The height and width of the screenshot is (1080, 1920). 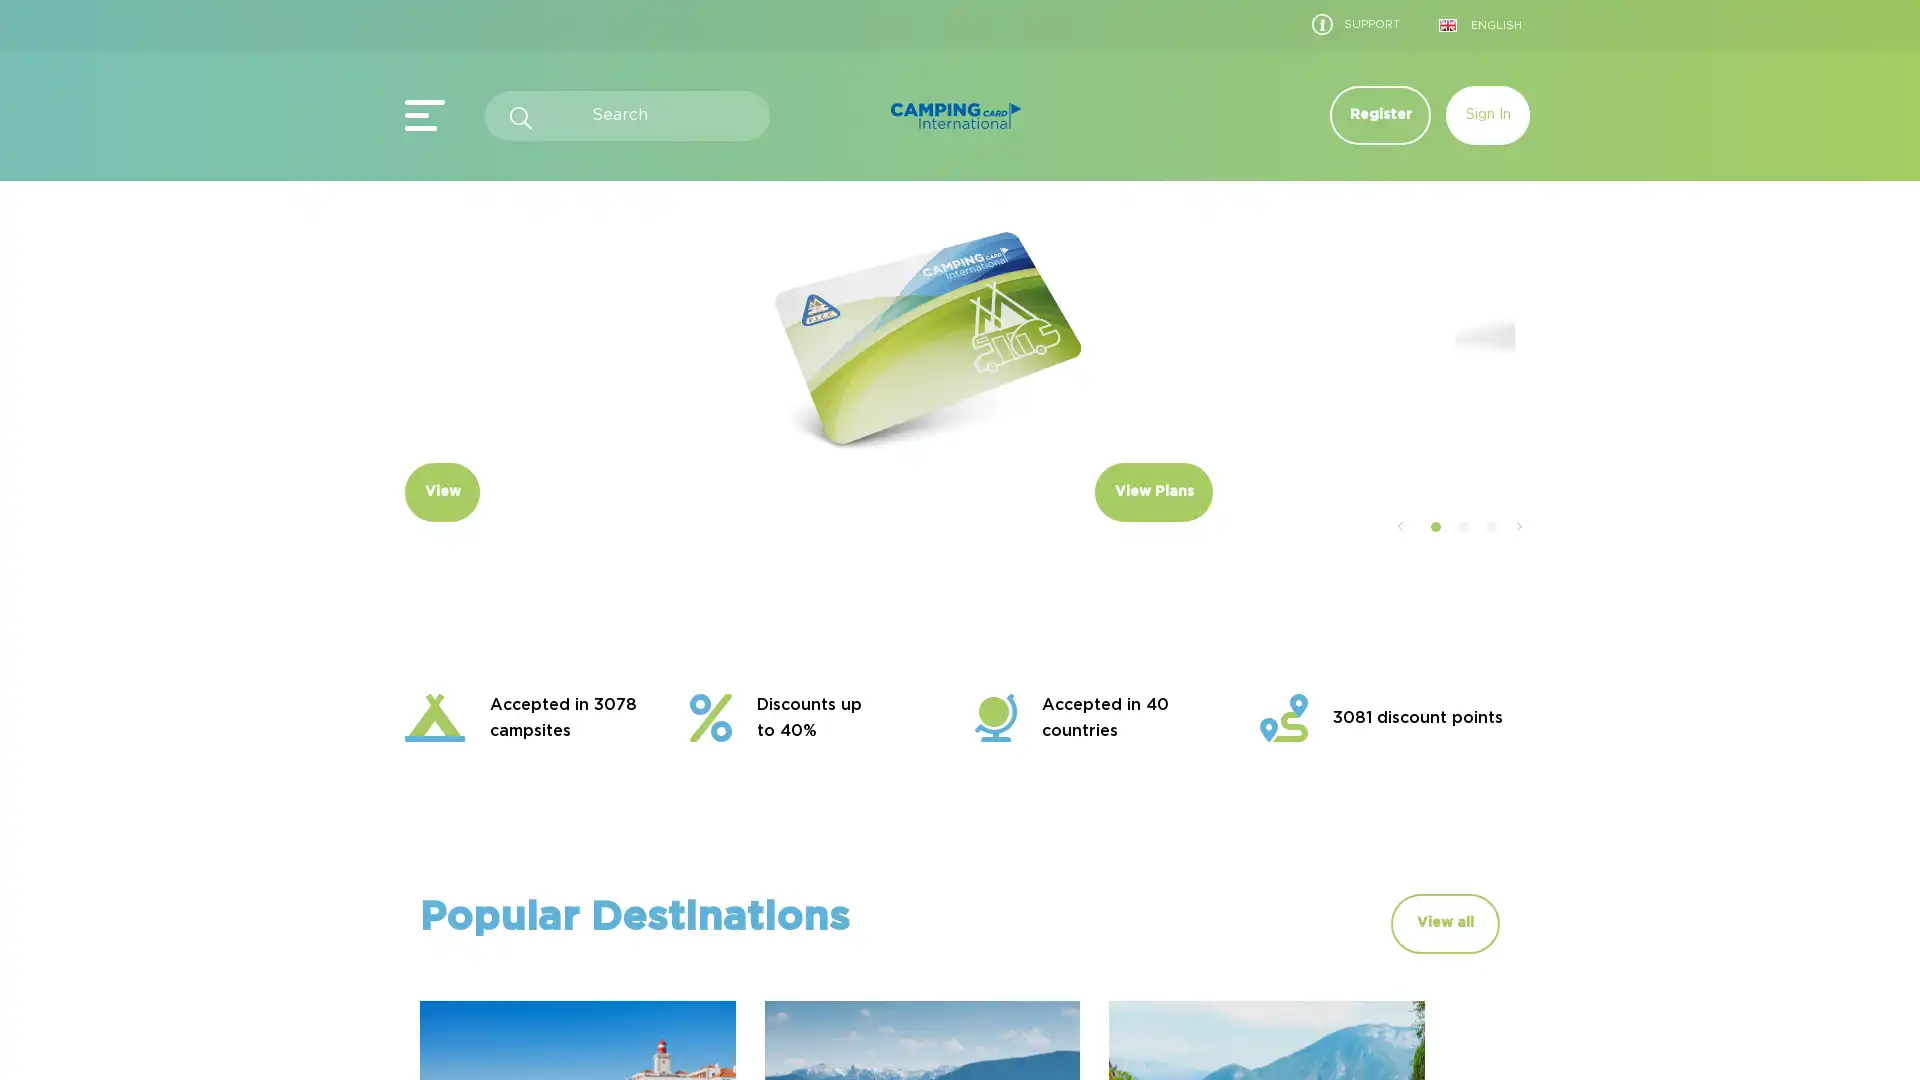 I want to click on Next, so click(x=1518, y=612).